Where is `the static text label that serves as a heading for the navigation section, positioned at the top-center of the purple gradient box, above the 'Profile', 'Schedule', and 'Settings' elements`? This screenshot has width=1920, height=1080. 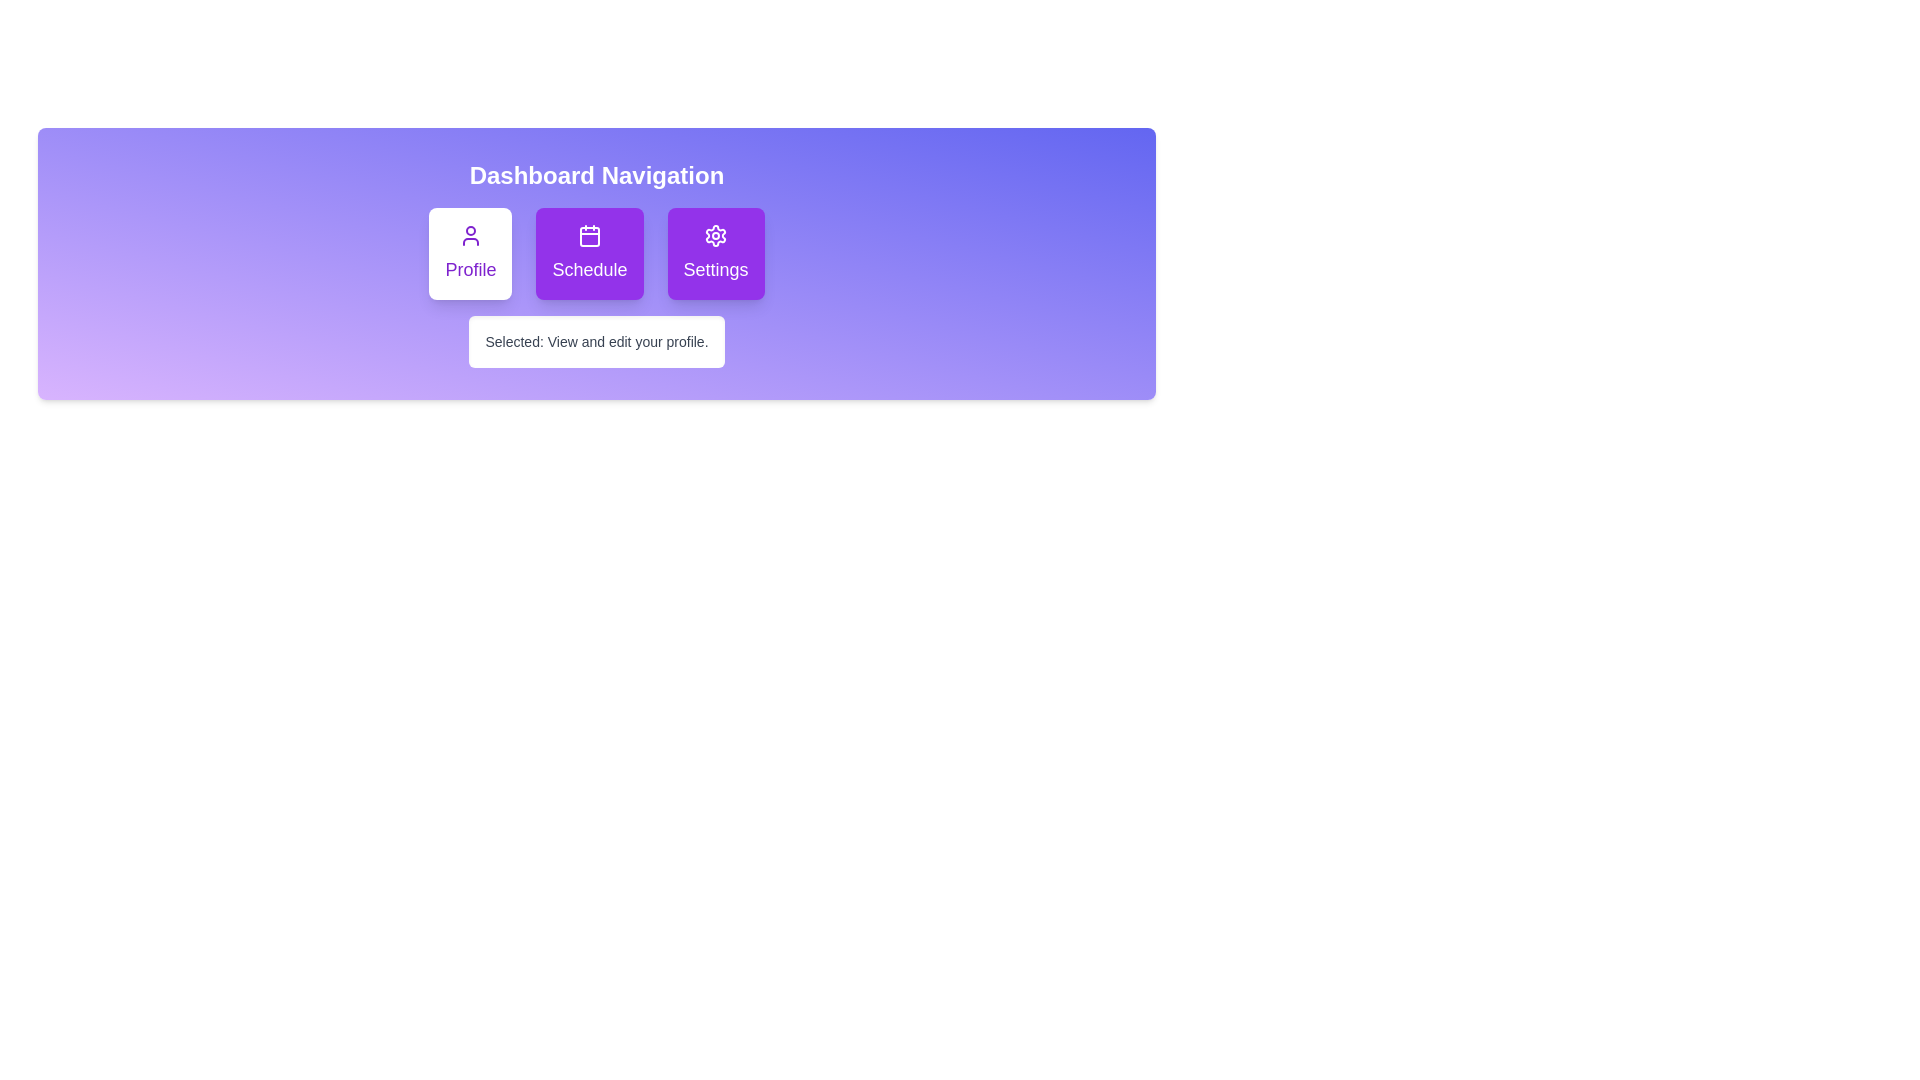 the static text label that serves as a heading for the navigation section, positioned at the top-center of the purple gradient box, above the 'Profile', 'Schedule', and 'Settings' elements is located at coordinates (595, 175).